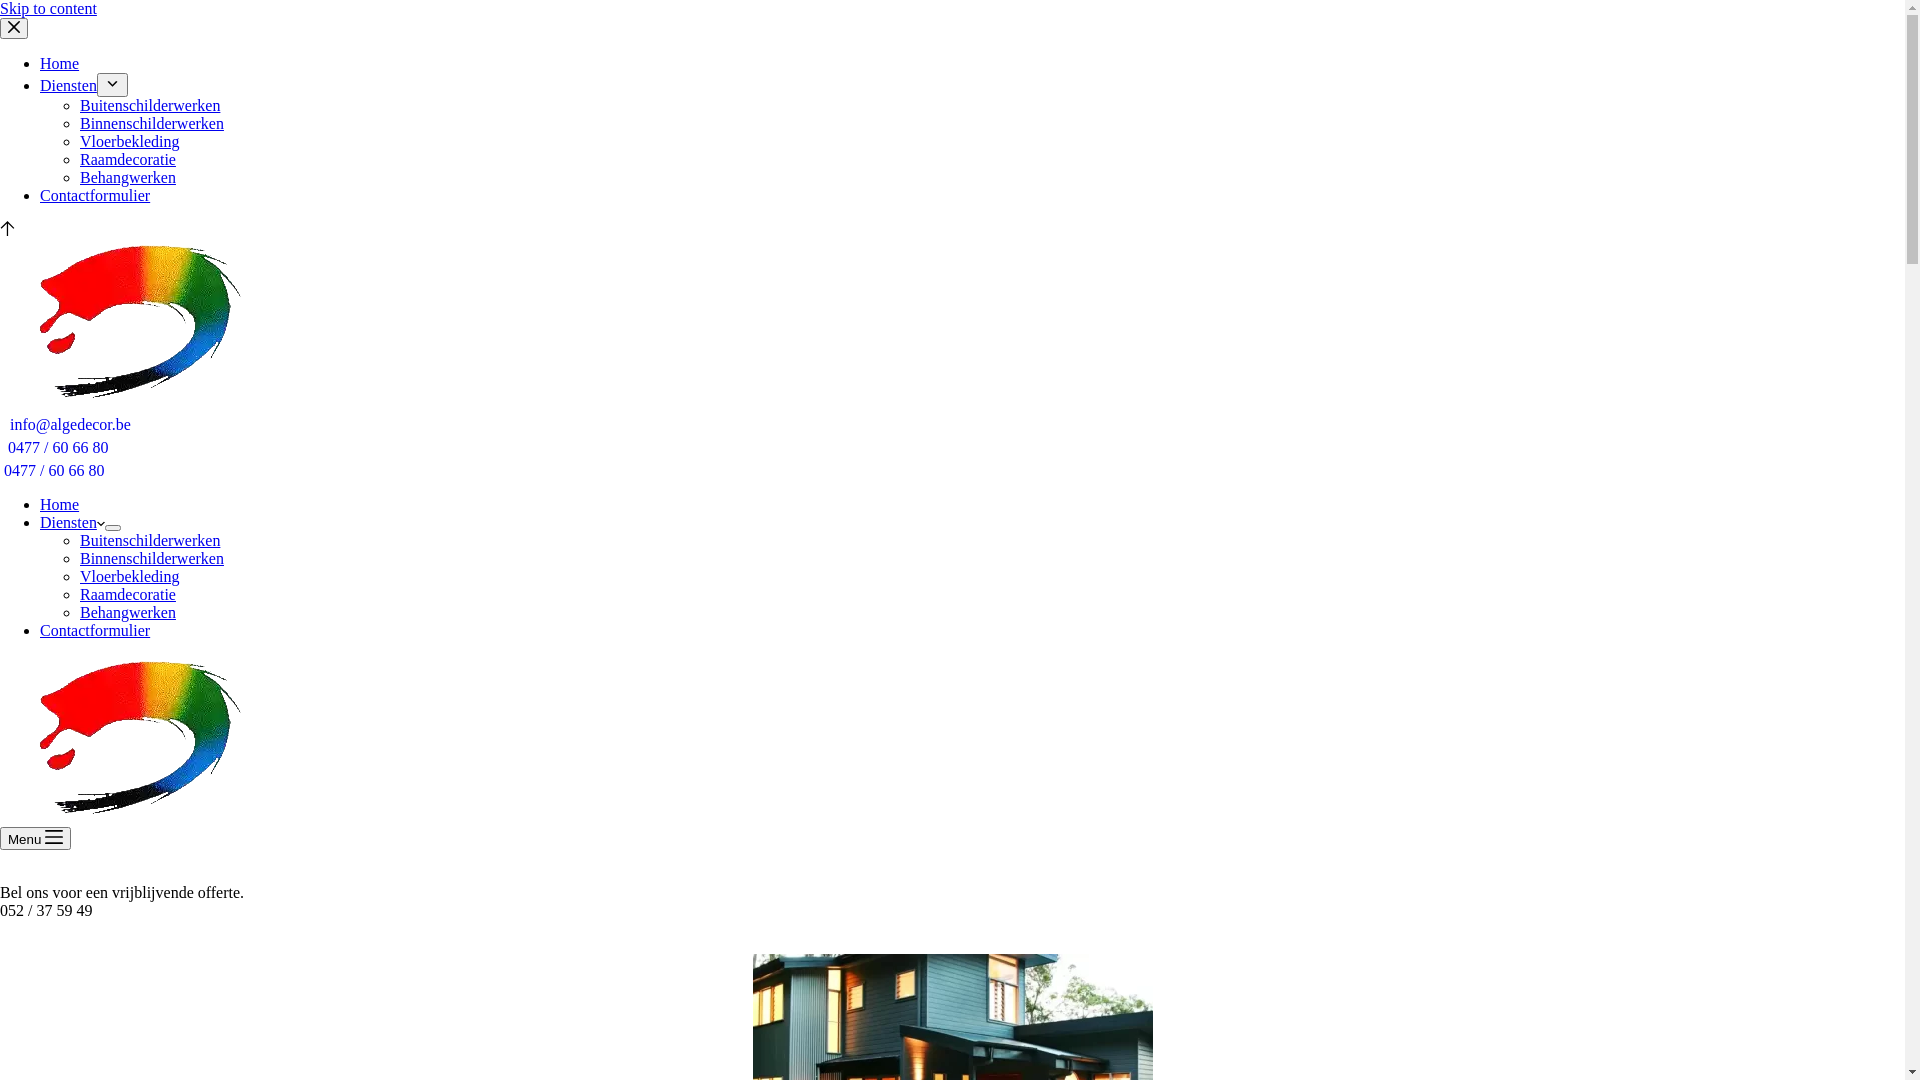 This screenshot has width=1920, height=1080. What do you see at coordinates (151, 123) in the screenshot?
I see `'Binnenschilderwerken'` at bounding box center [151, 123].